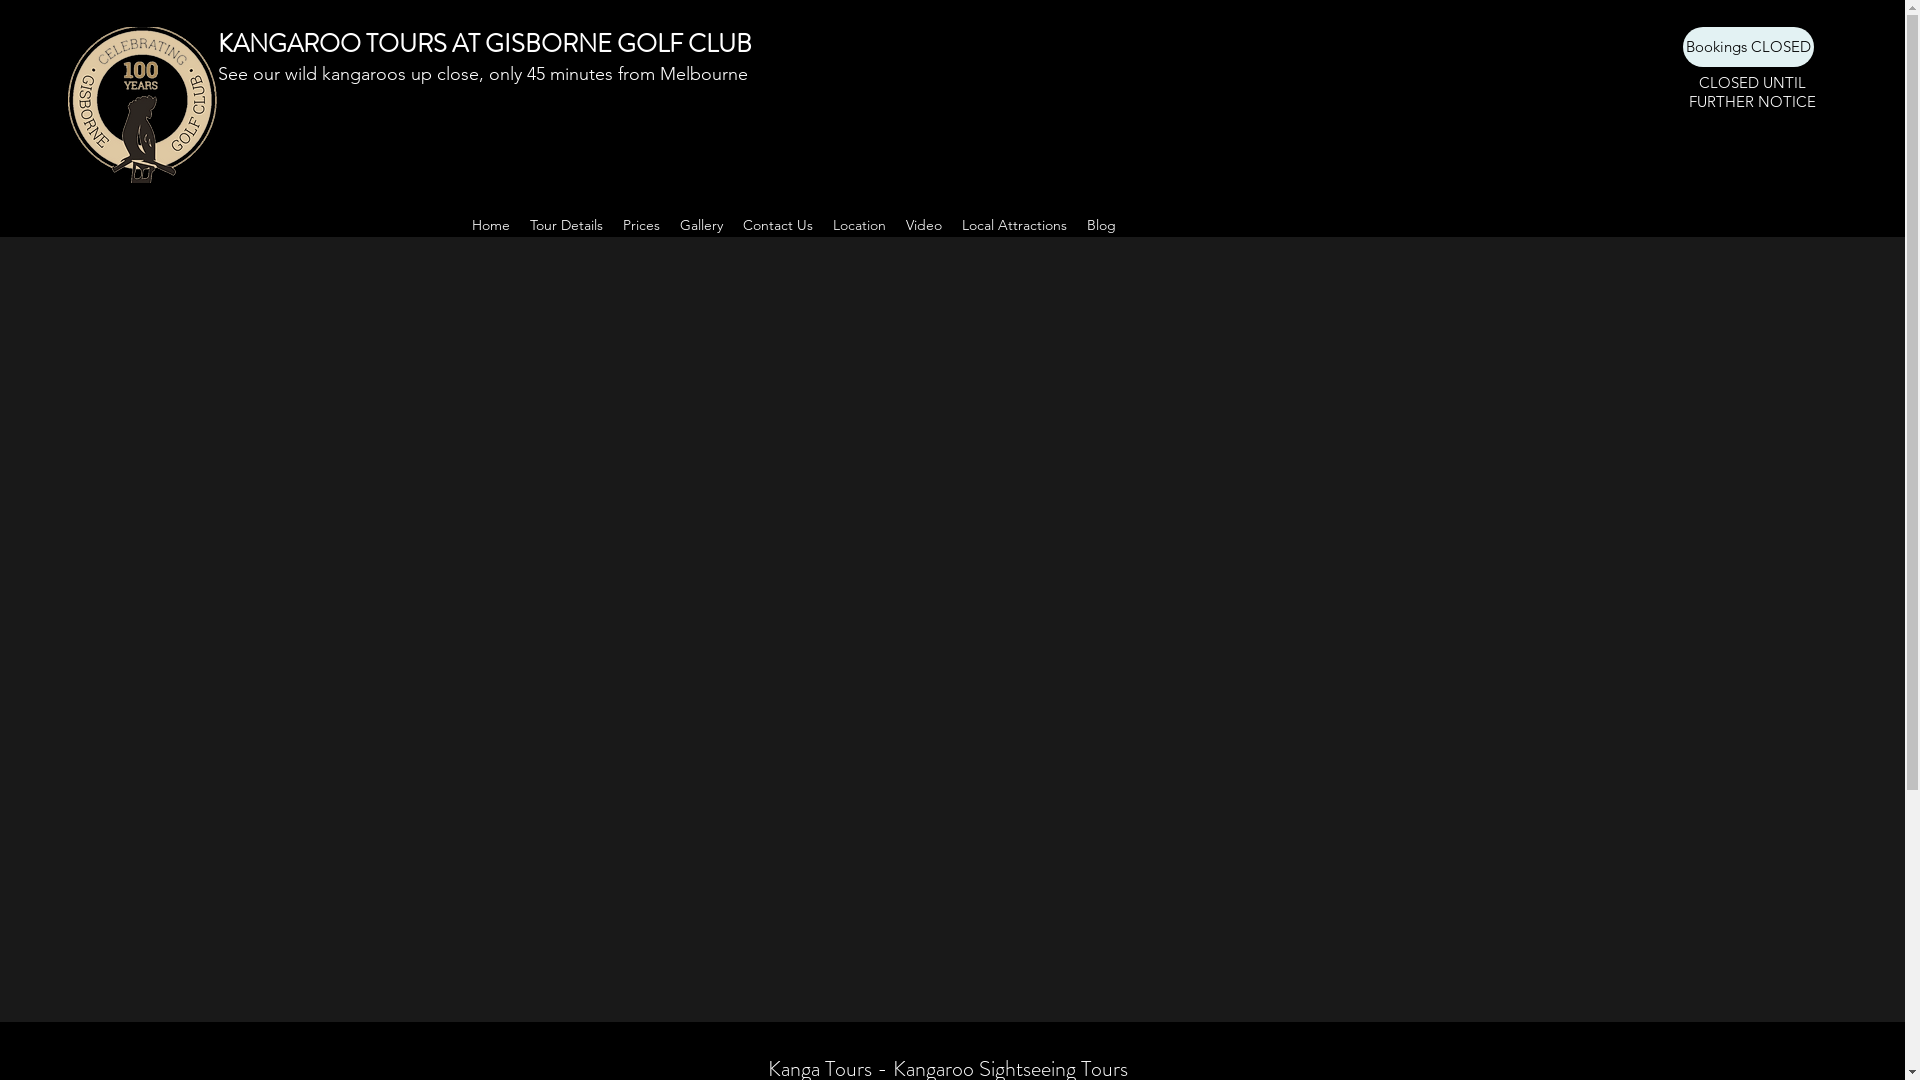 The image size is (1920, 1080). What do you see at coordinates (950, 600) in the screenshot?
I see `'Google Maps'` at bounding box center [950, 600].